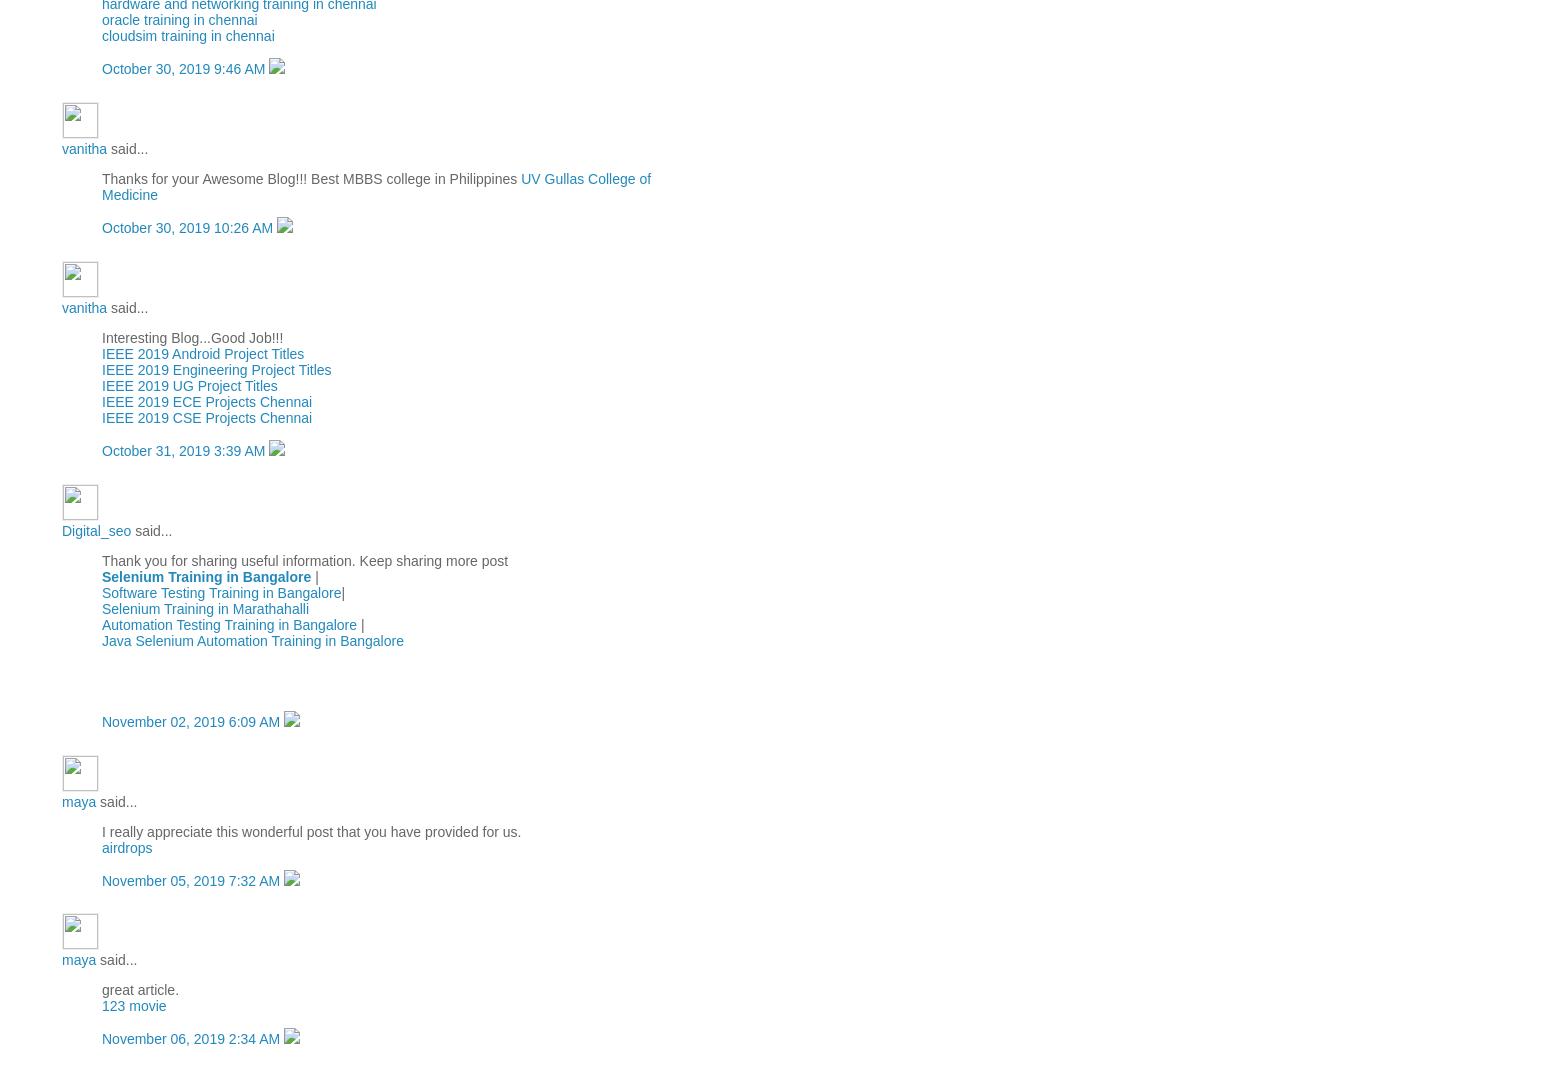  I want to click on 'October 30, 2019 9:46 AM', so click(185, 67).